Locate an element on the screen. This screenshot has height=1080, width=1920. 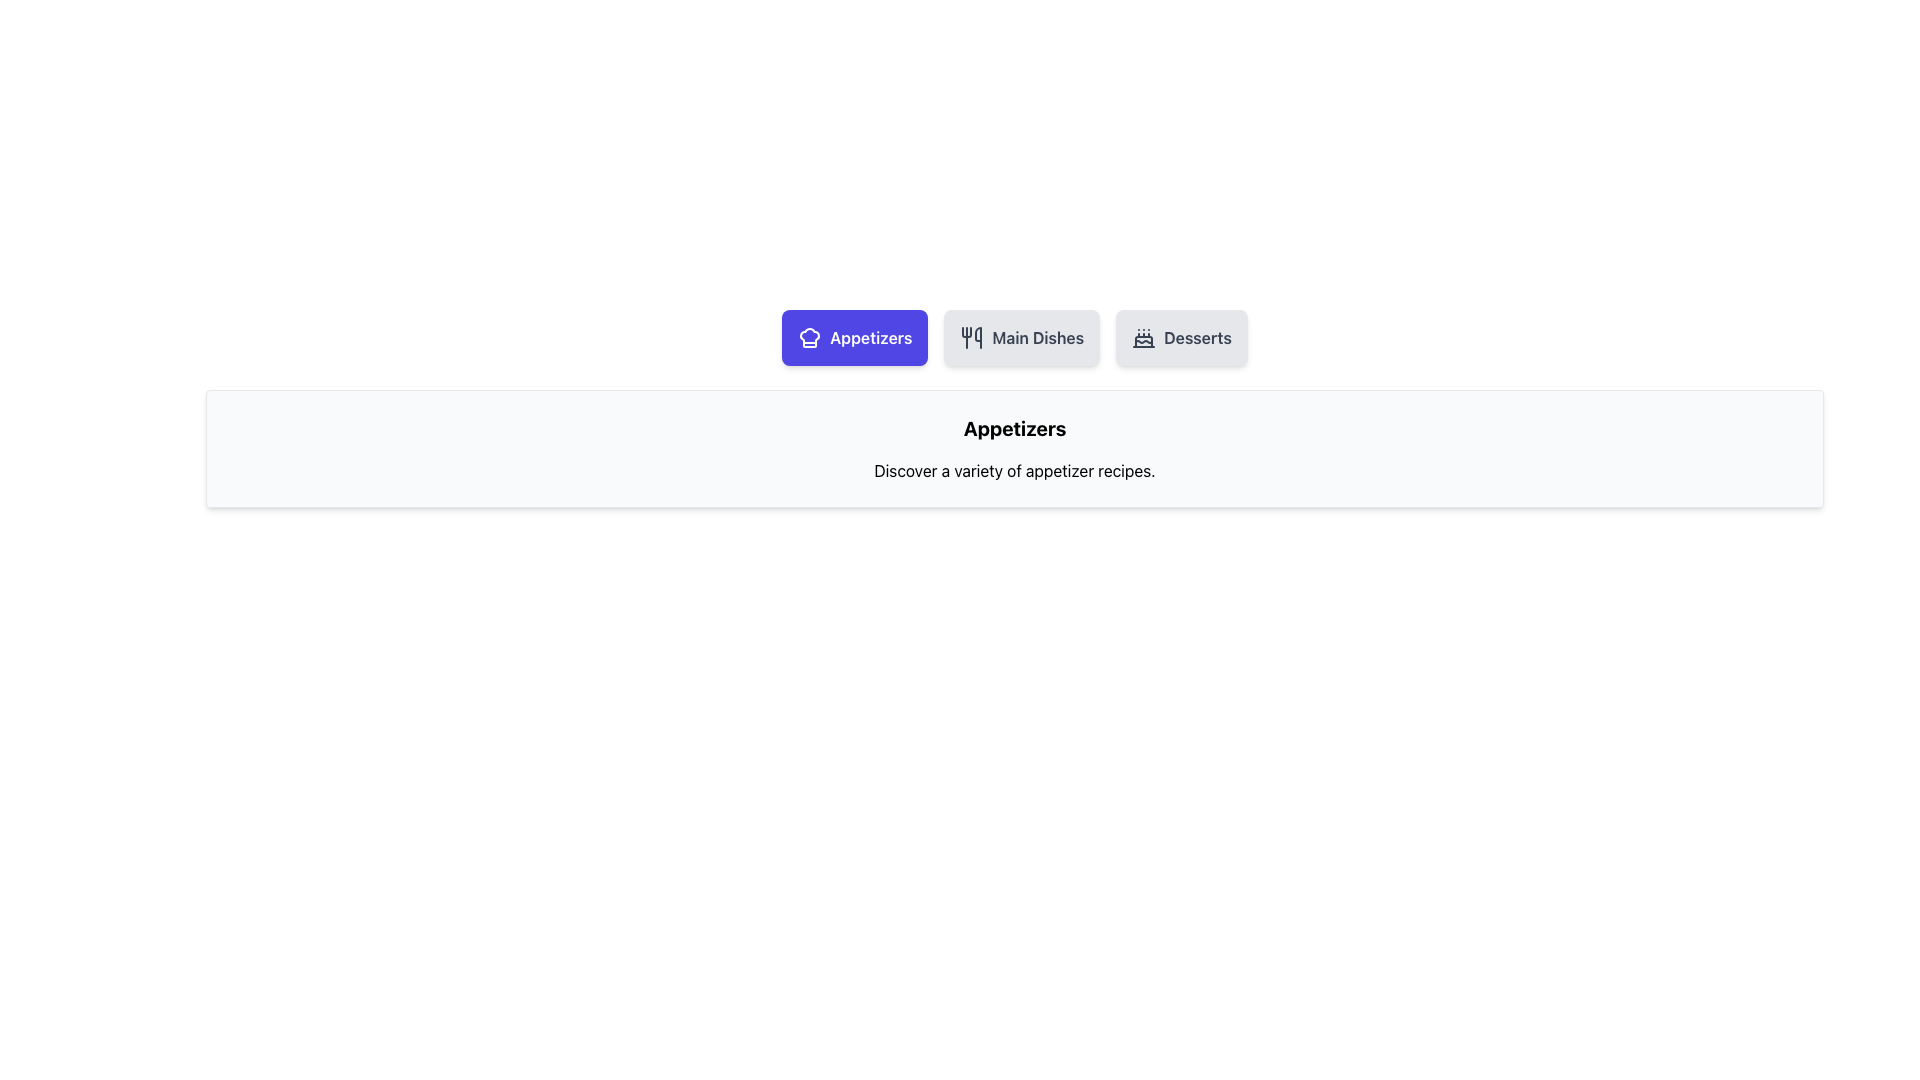
the text label displaying 'Appetizers' which is centrally aligned within a button-like component in the navigation bar, styled with a bold font and royal blue background is located at coordinates (871, 337).